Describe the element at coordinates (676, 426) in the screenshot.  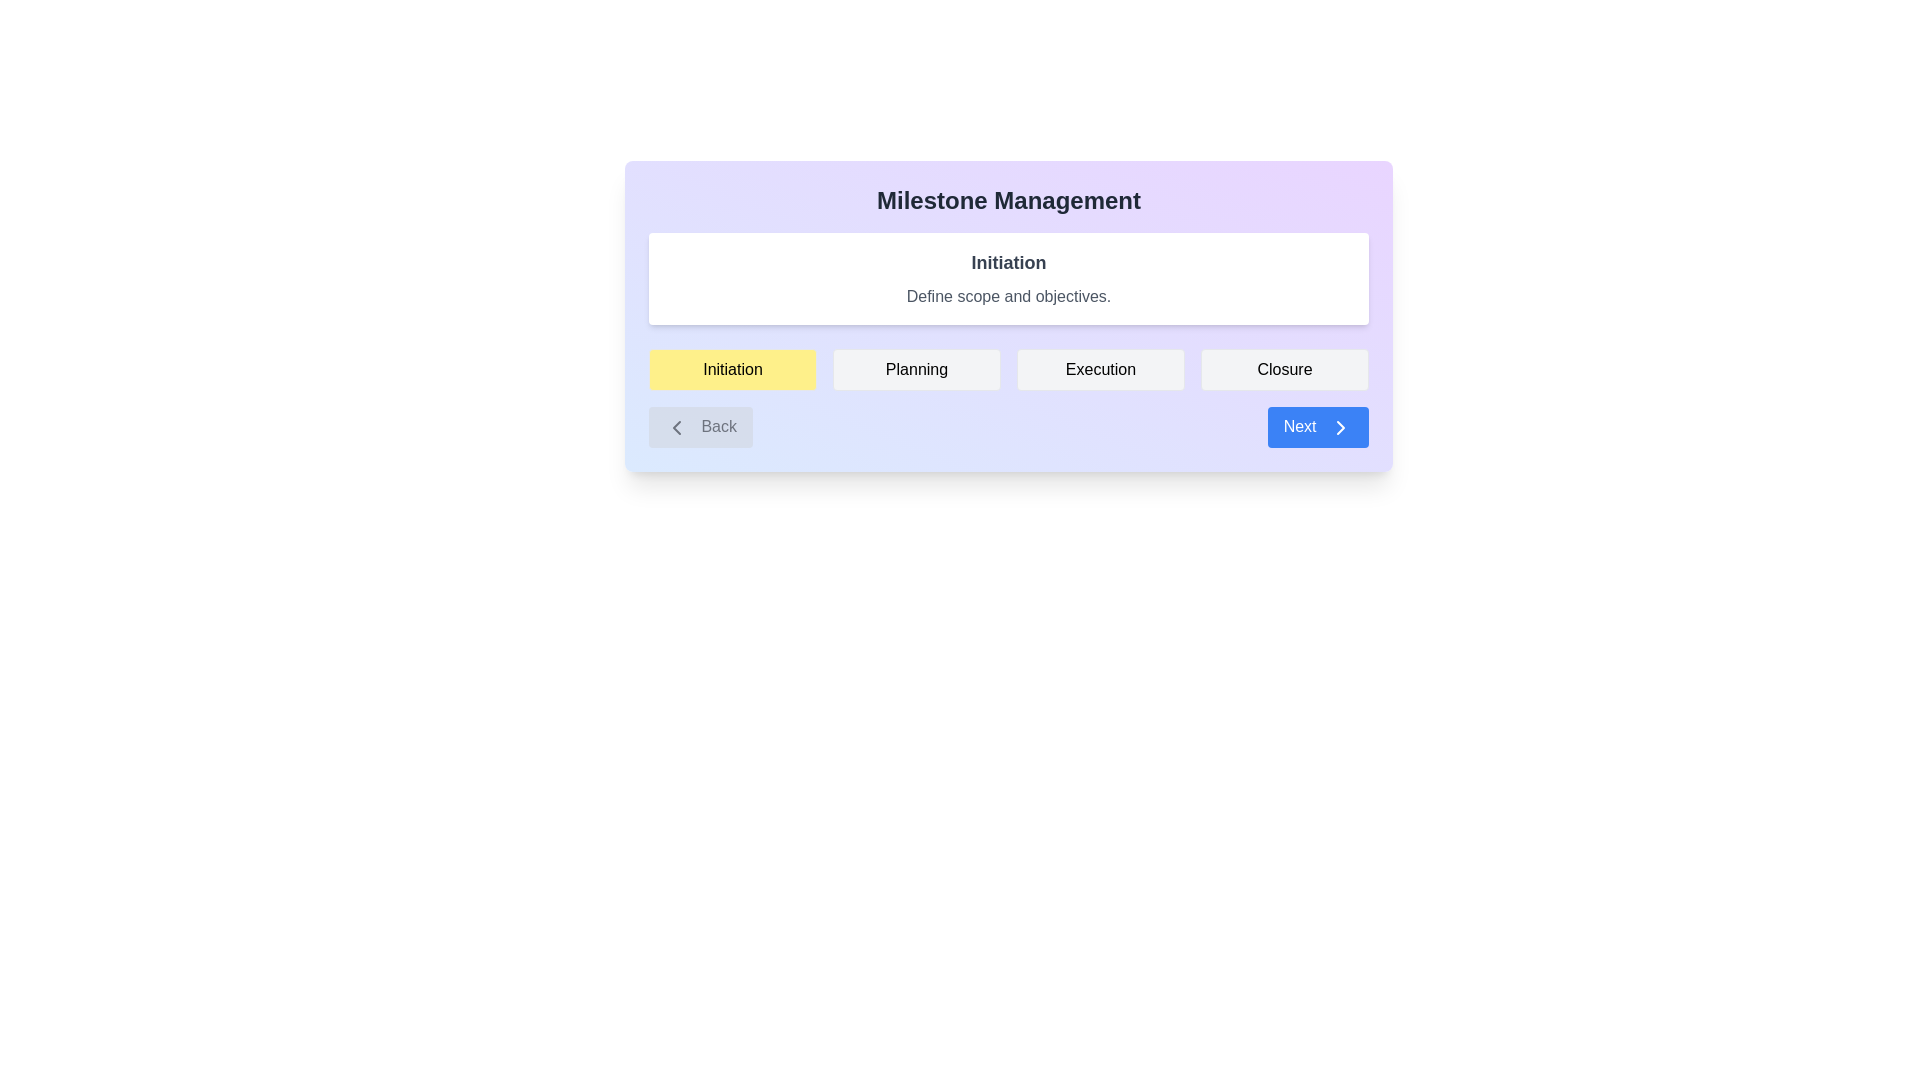
I see `the chevron icon situated within the 'Back' button in the bottom left region of the 'Milestone Management' panel` at that location.